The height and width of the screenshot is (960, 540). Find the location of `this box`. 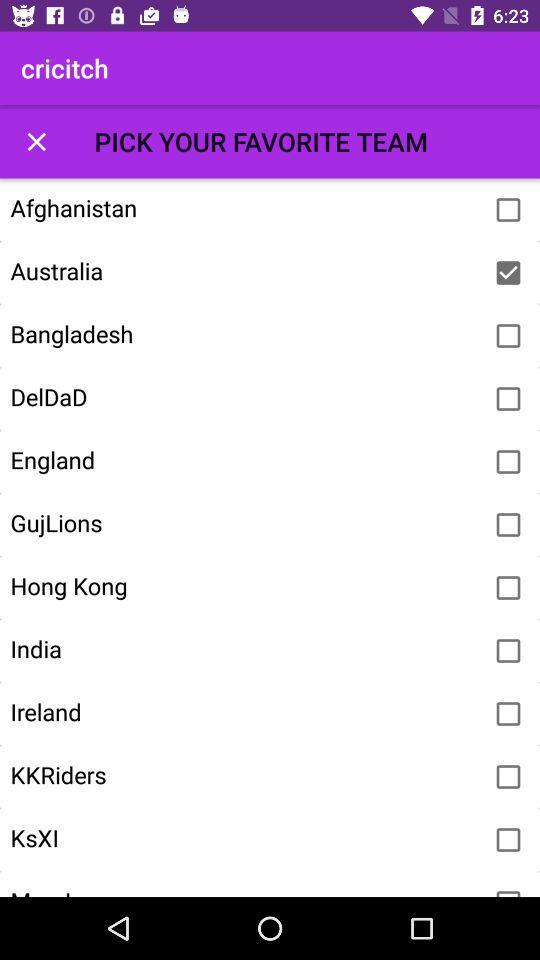

this box is located at coordinates (36, 140).